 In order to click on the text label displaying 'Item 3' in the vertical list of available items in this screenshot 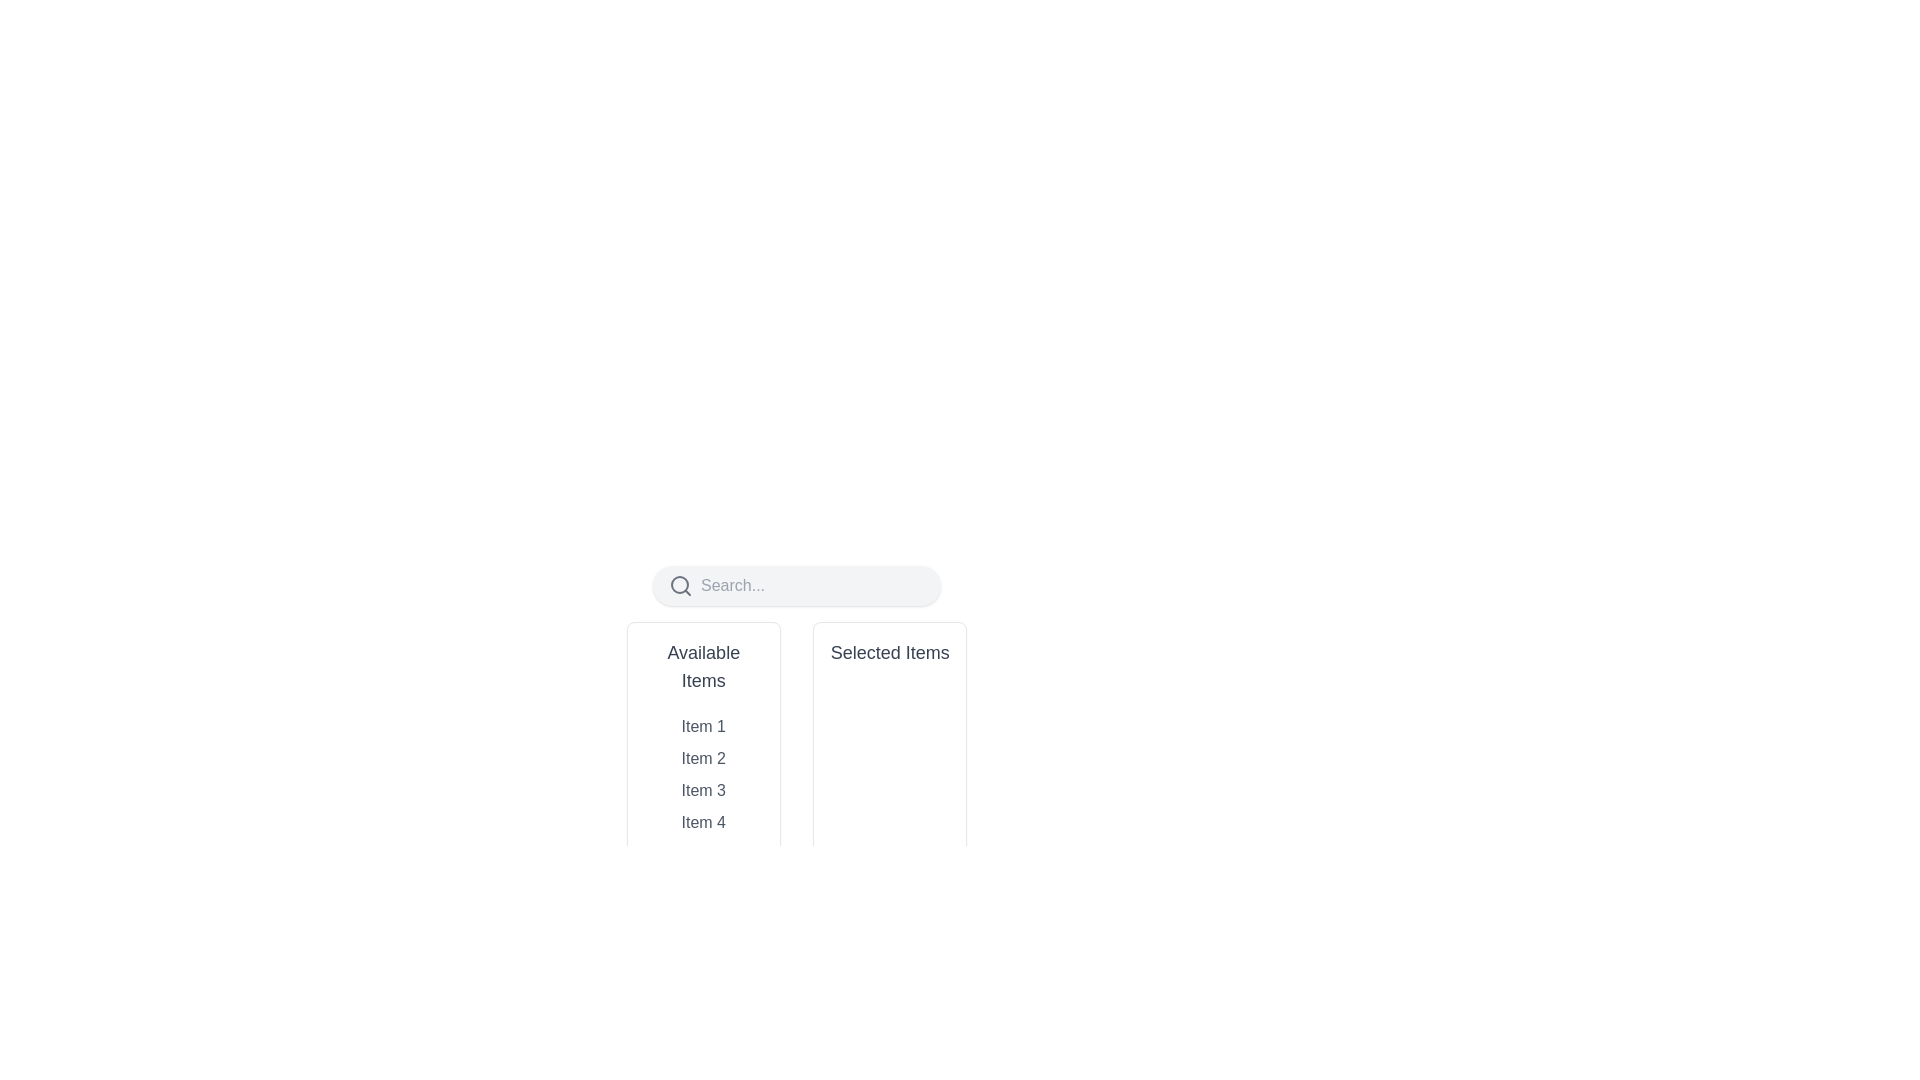, I will do `click(703, 789)`.